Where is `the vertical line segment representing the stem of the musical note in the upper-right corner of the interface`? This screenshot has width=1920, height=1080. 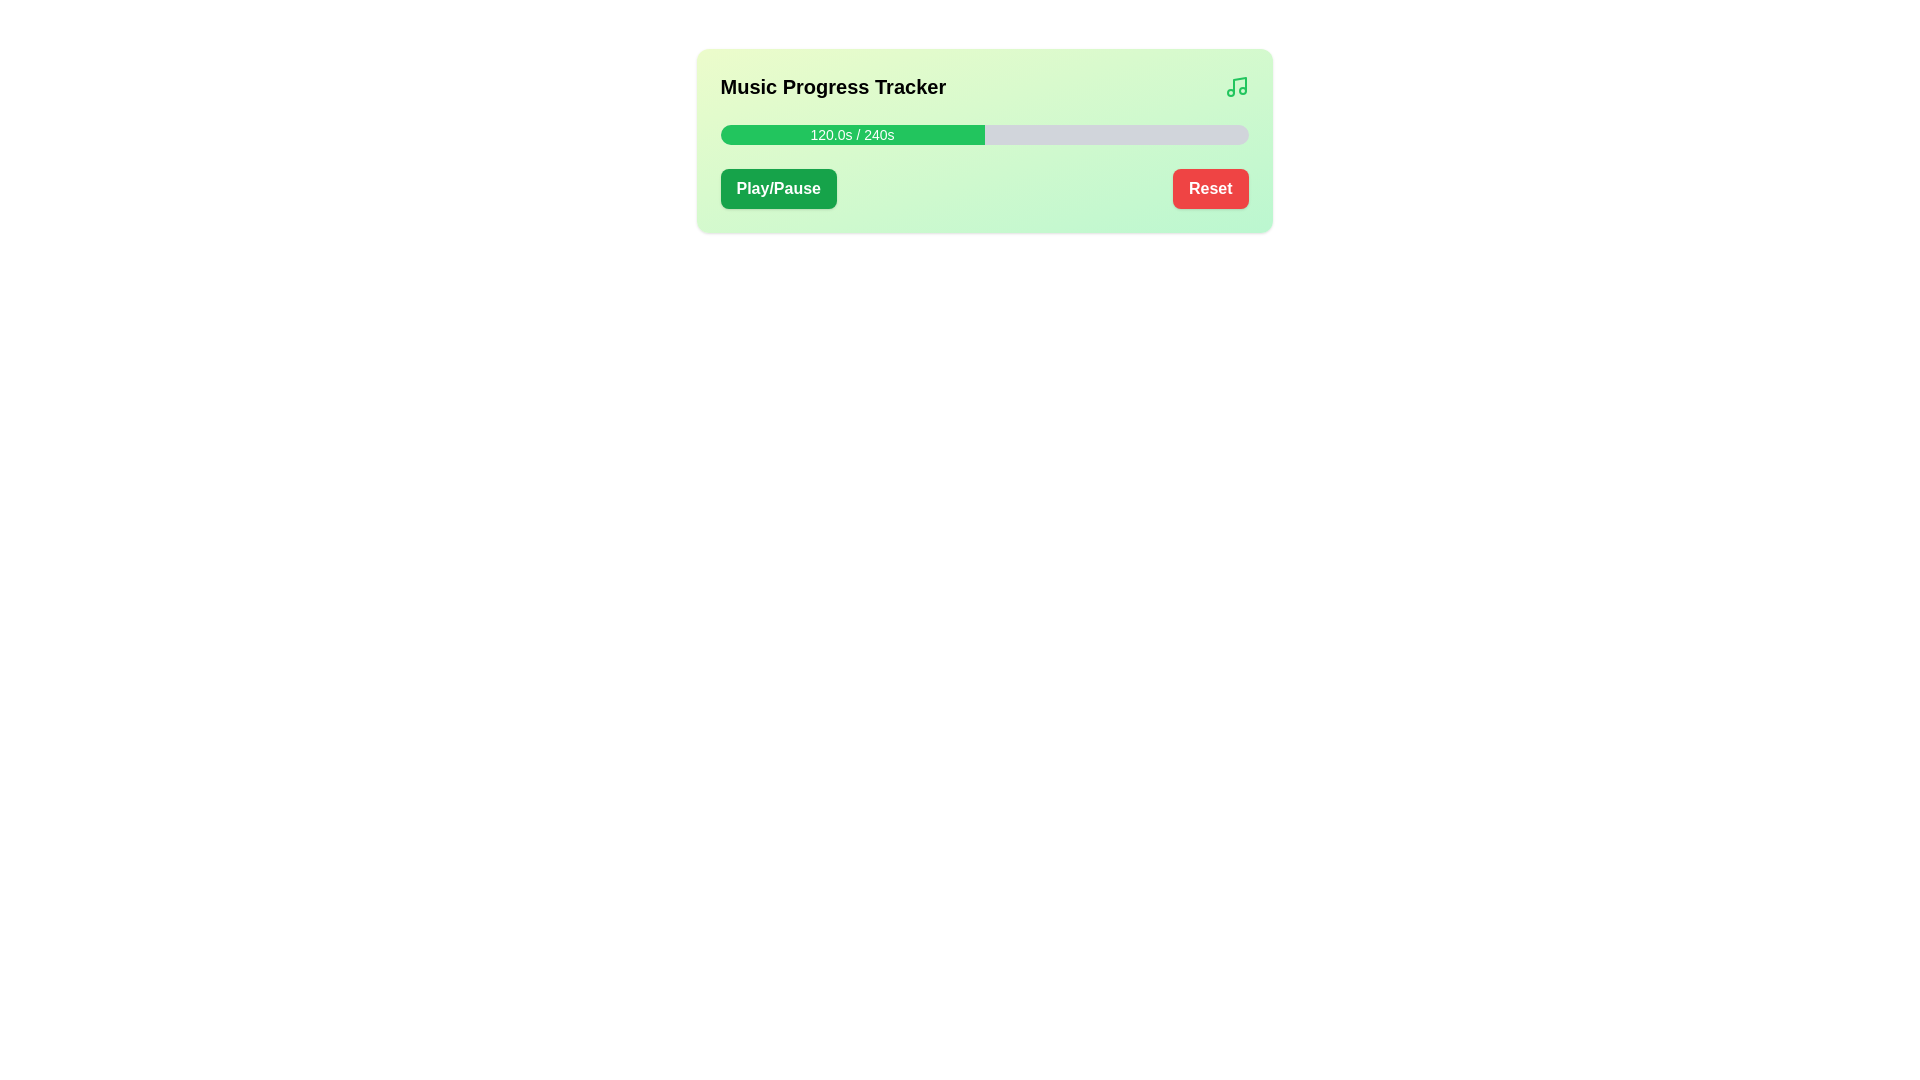
the vertical line segment representing the stem of the musical note in the upper-right corner of the interface is located at coordinates (1238, 84).